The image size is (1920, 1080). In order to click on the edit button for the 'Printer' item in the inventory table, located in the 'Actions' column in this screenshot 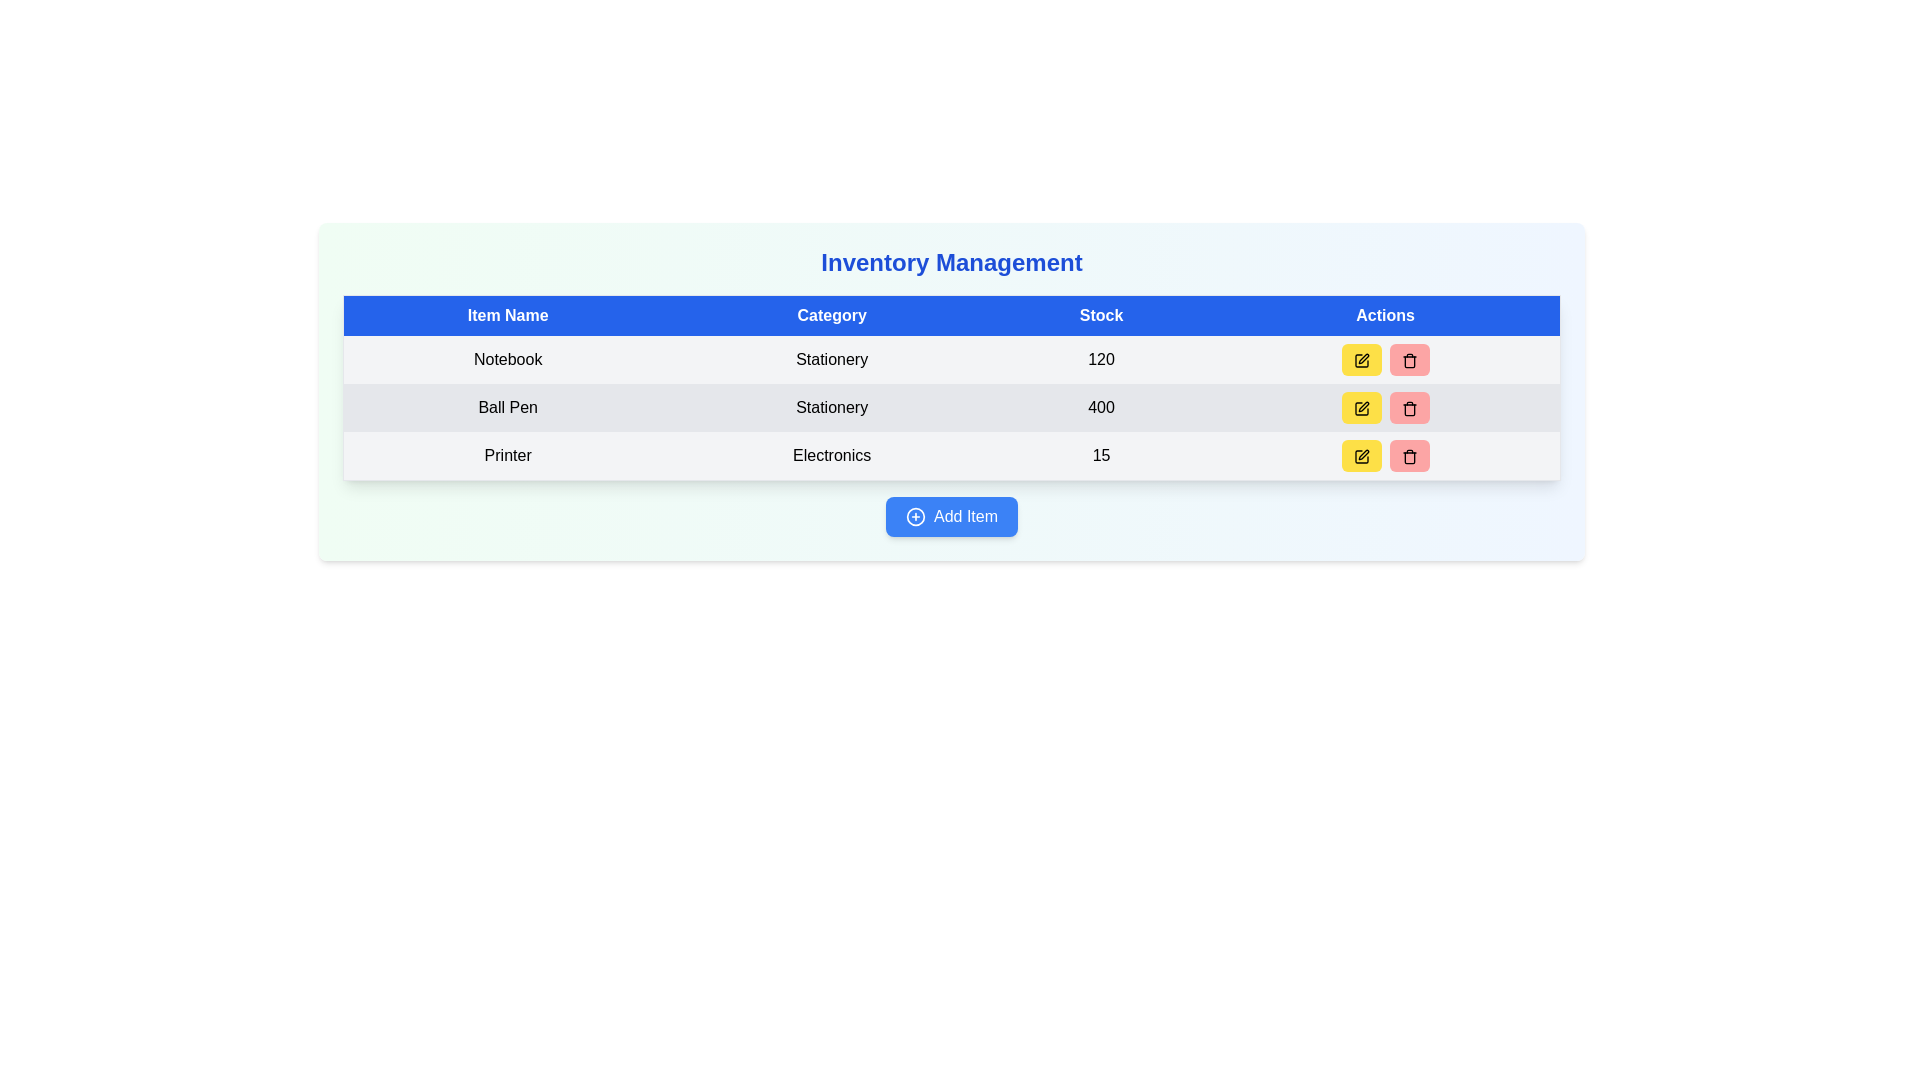, I will do `click(1360, 455)`.